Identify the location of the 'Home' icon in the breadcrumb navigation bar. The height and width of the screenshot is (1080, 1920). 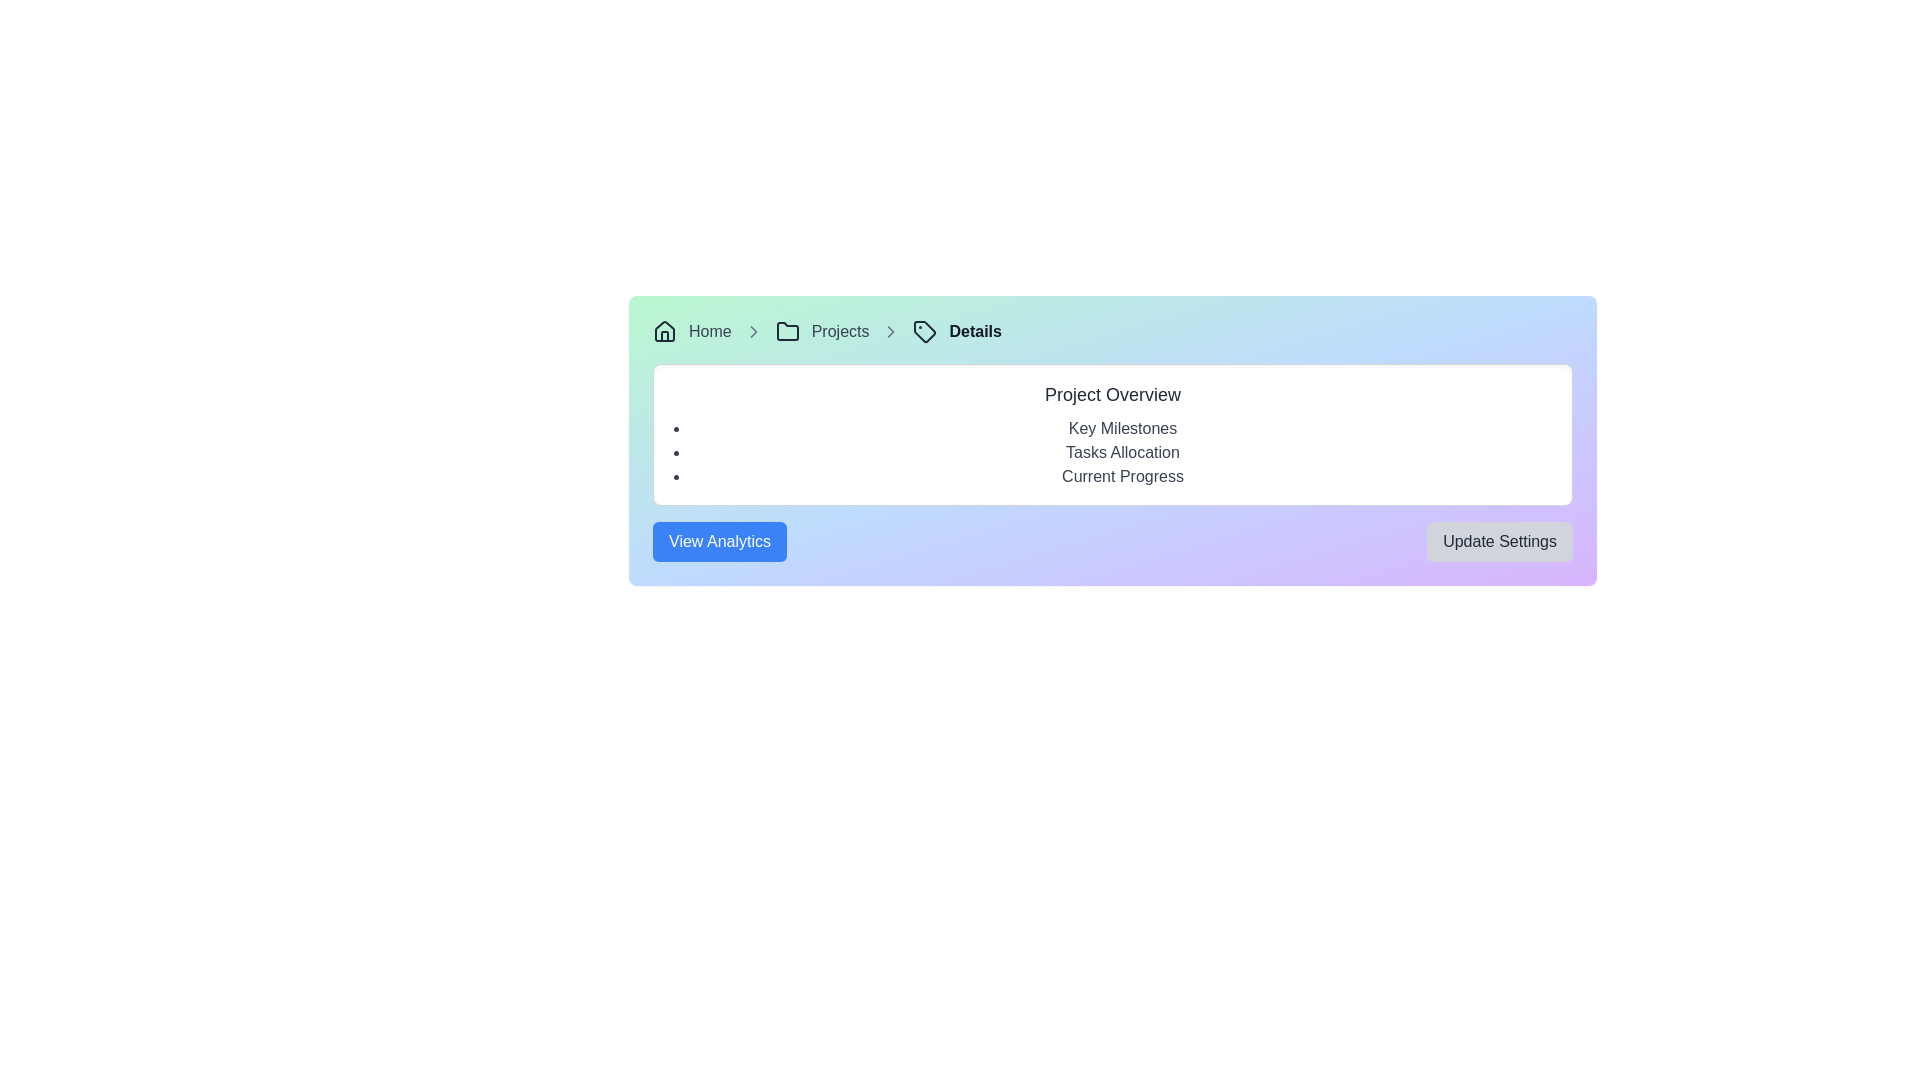
(665, 330).